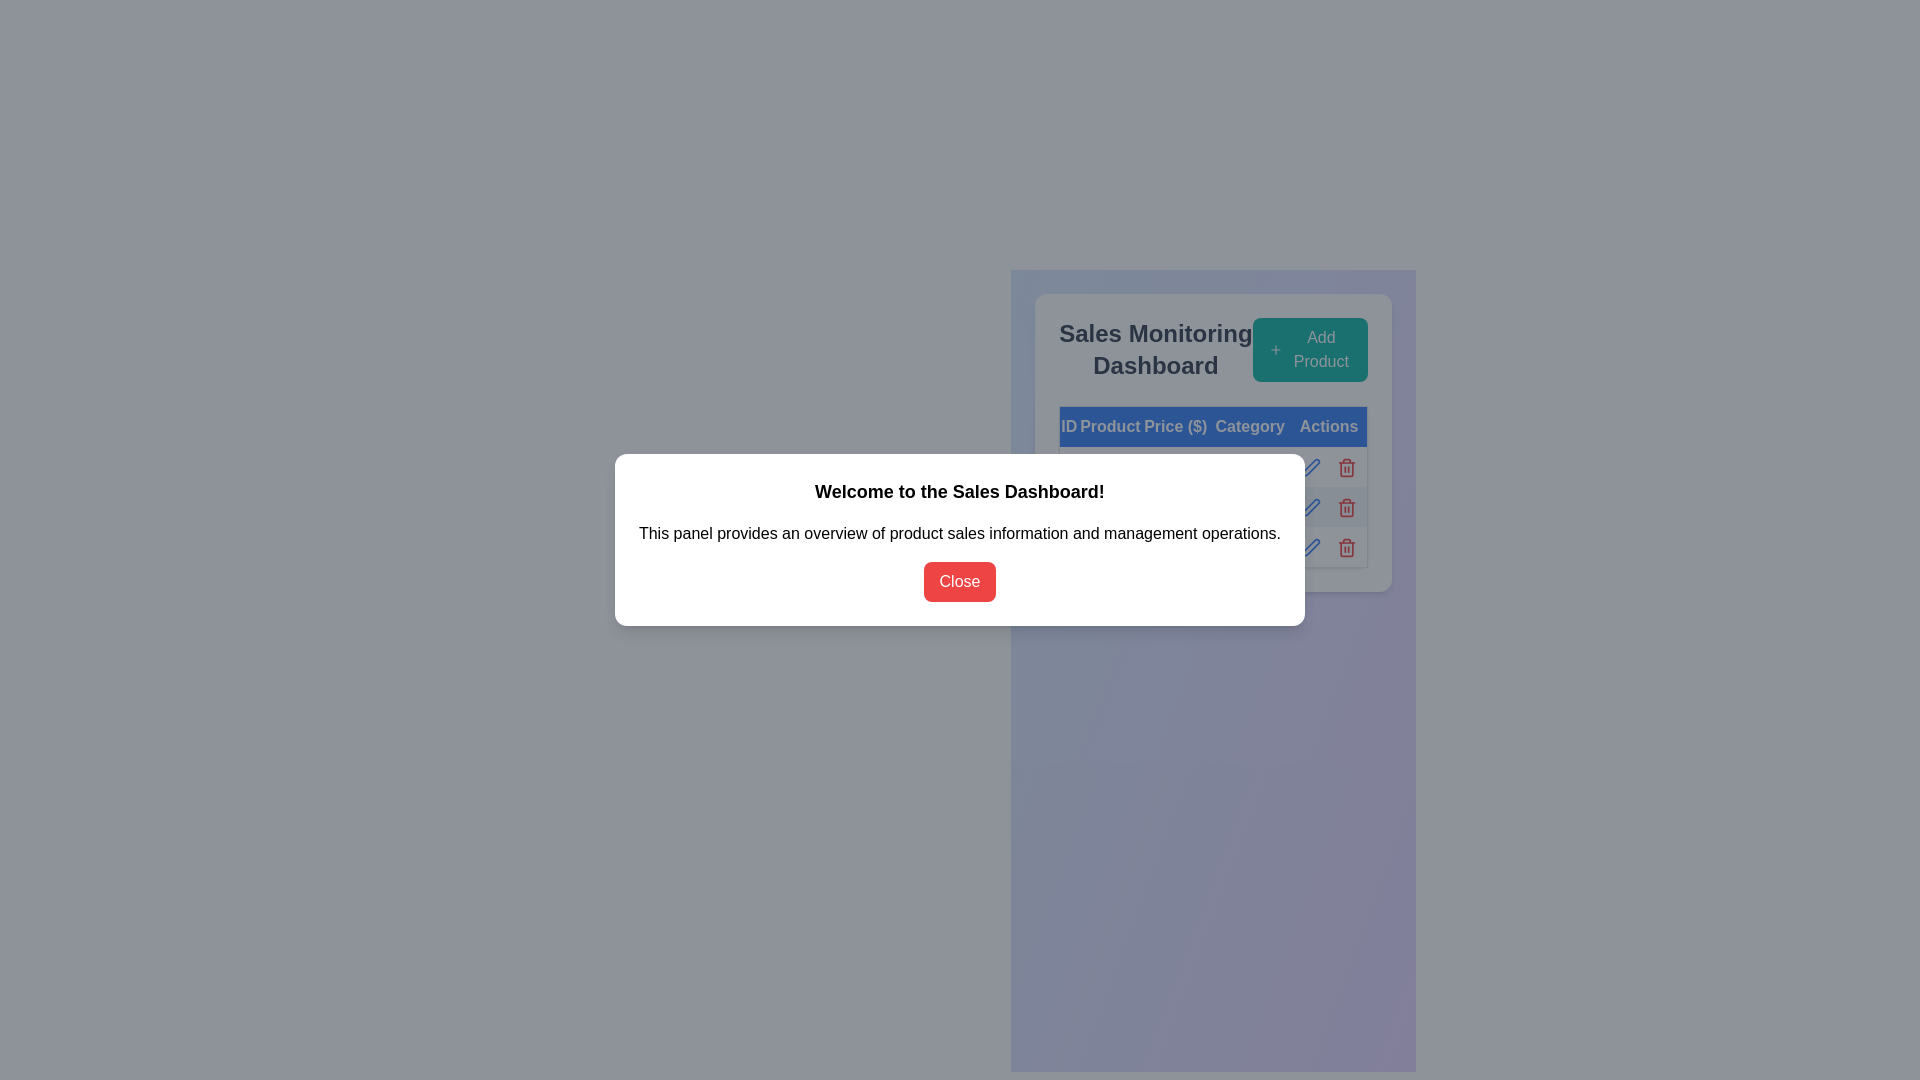 The image size is (1920, 1080). Describe the element at coordinates (1212, 425) in the screenshot. I see `column headings from the Table Header Row located beneath the 'Sales Monitoring Dashboard' title, which includes ID, product name, price, category, and actions` at that location.